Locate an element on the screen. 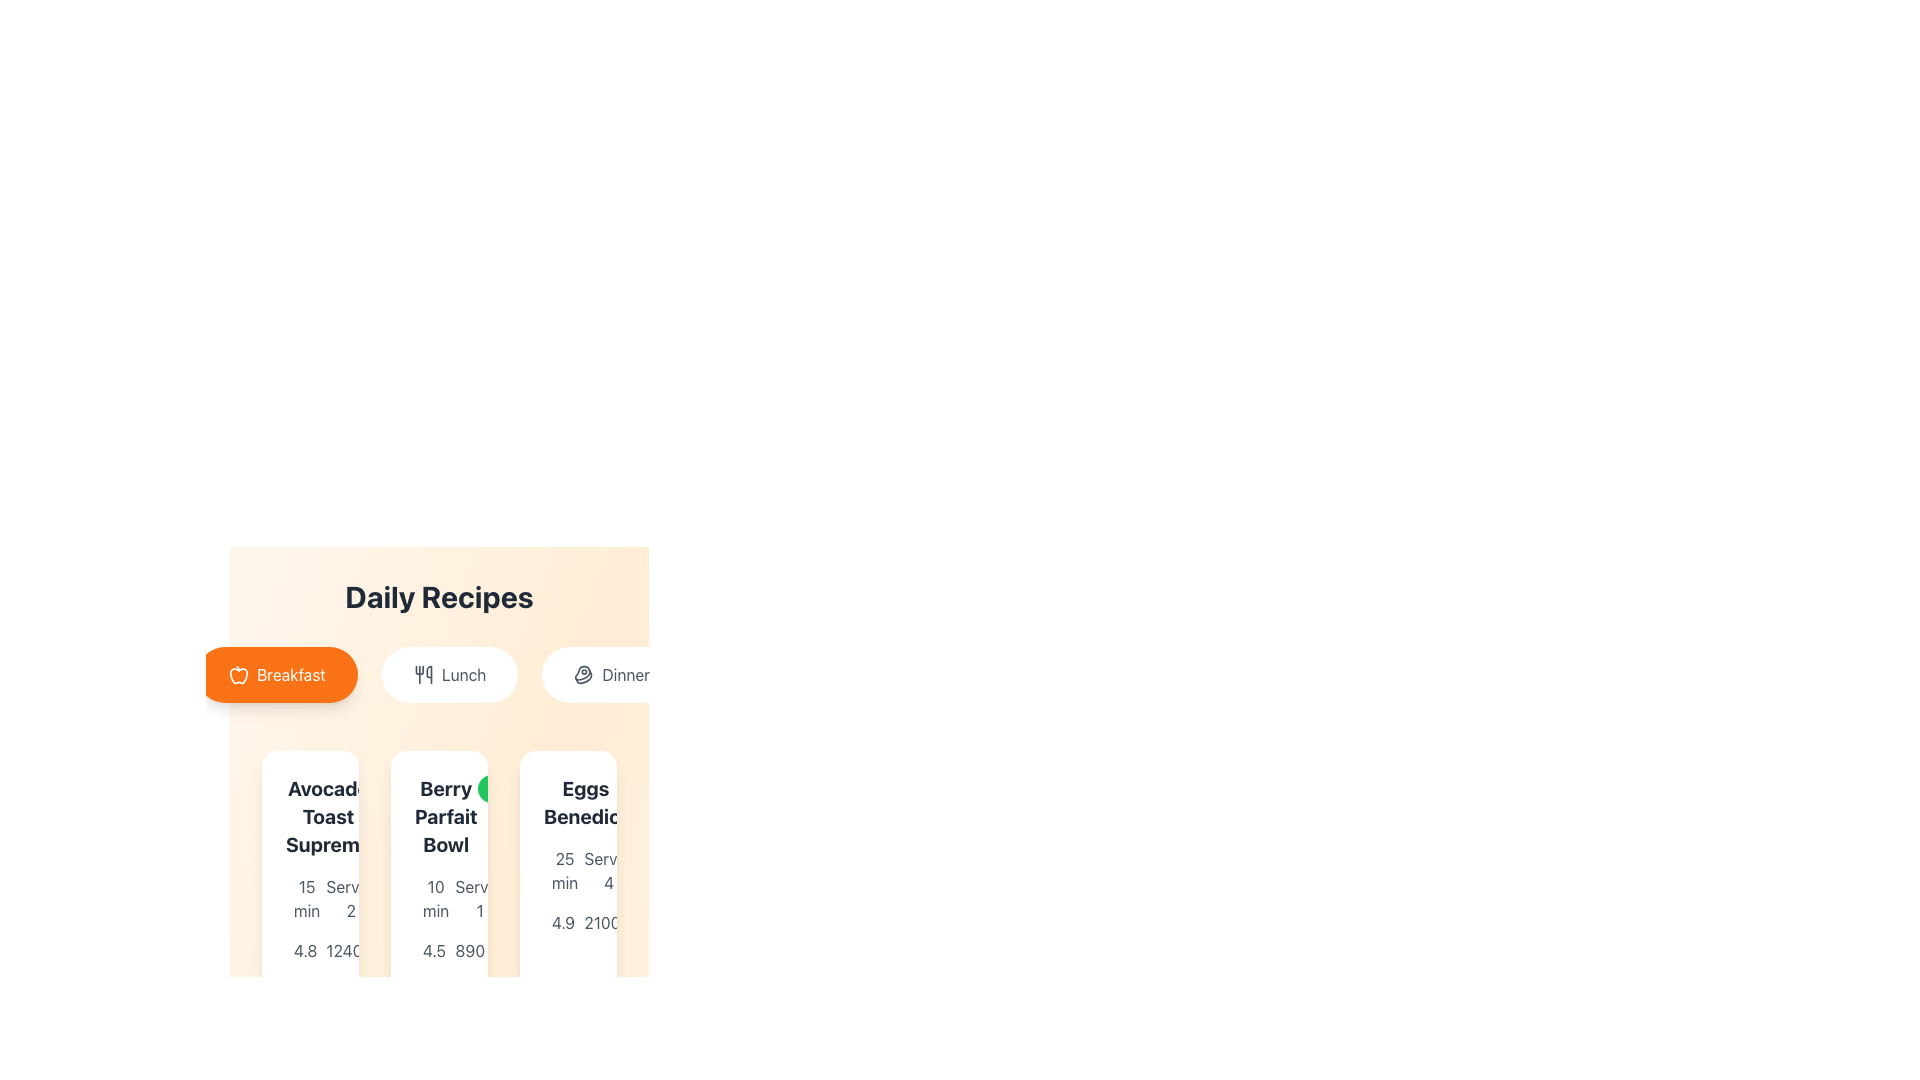  the text label '15 min' with the adjacent clock icon in orange, located under the title 'Avocado Toast Supreme' in the first recipe card from the left is located at coordinates (293, 897).